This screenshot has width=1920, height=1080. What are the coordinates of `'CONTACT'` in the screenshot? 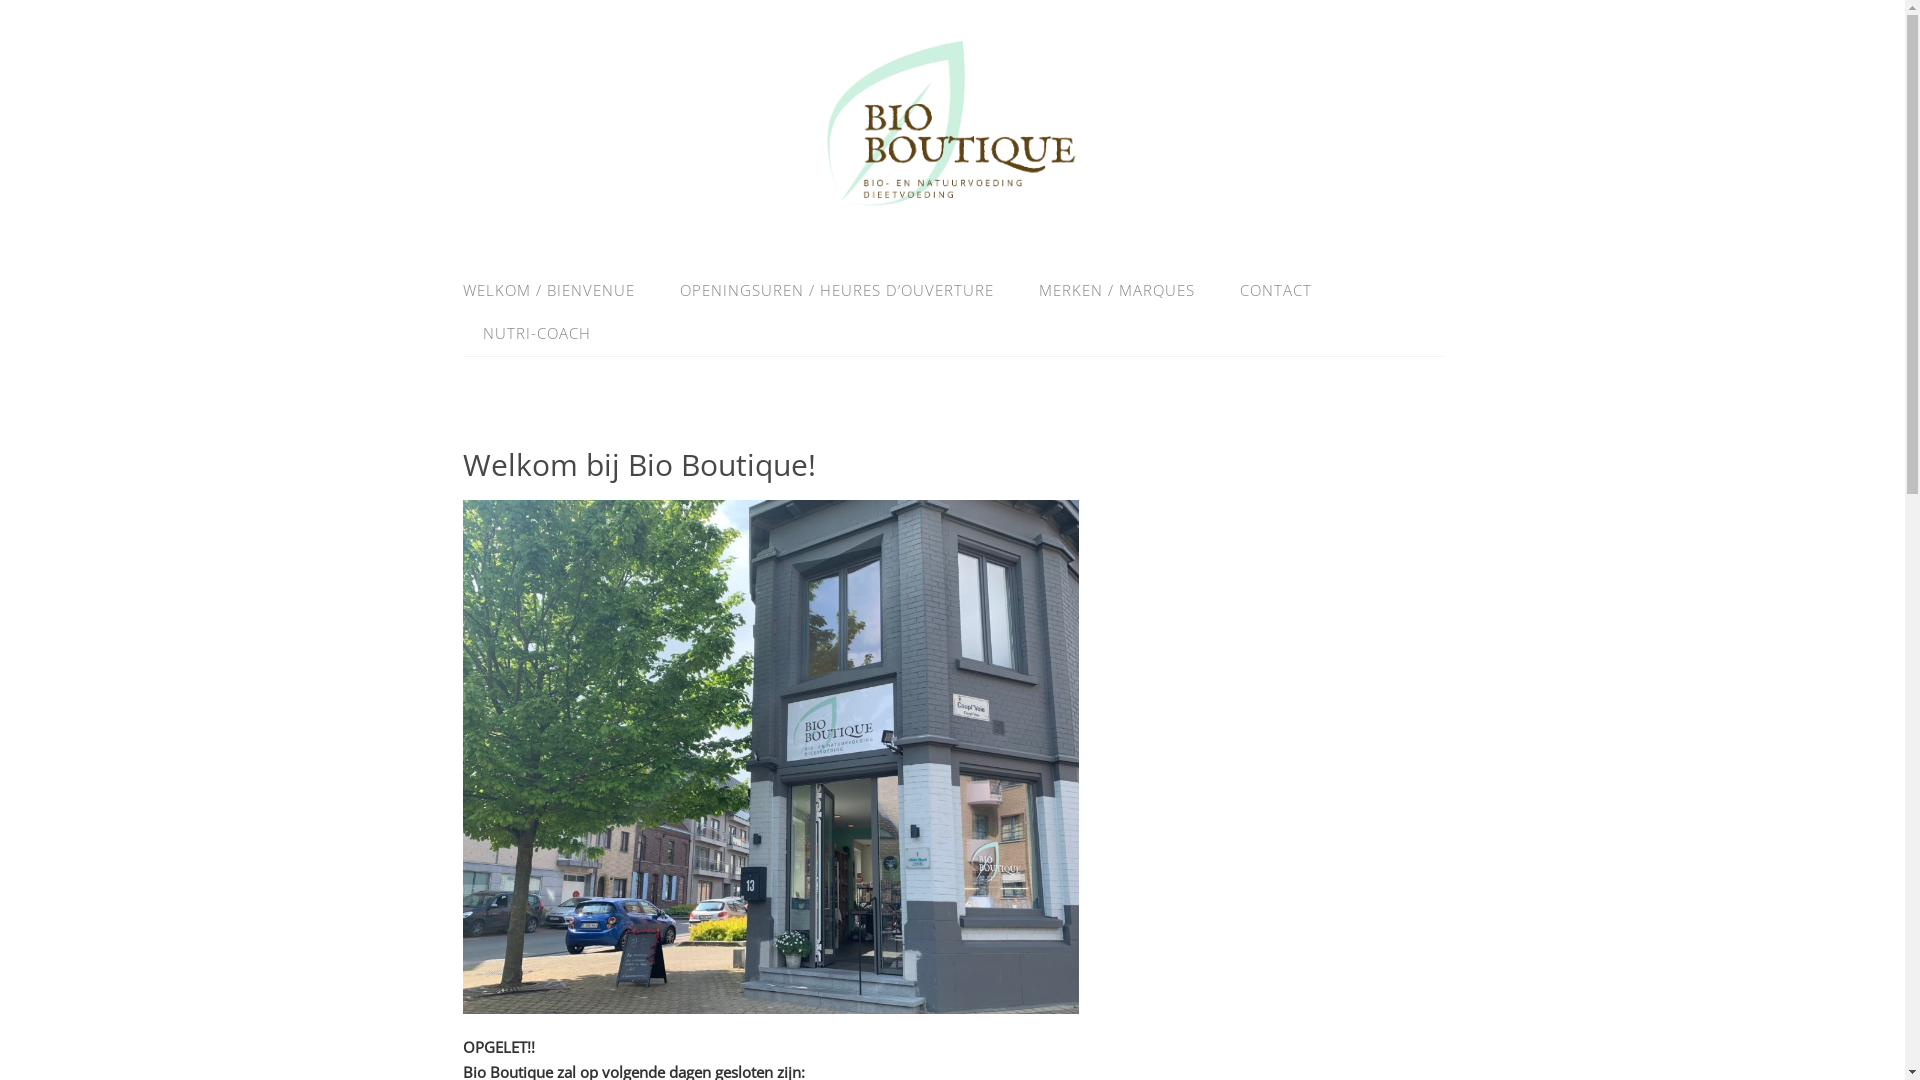 It's located at (1218, 290).